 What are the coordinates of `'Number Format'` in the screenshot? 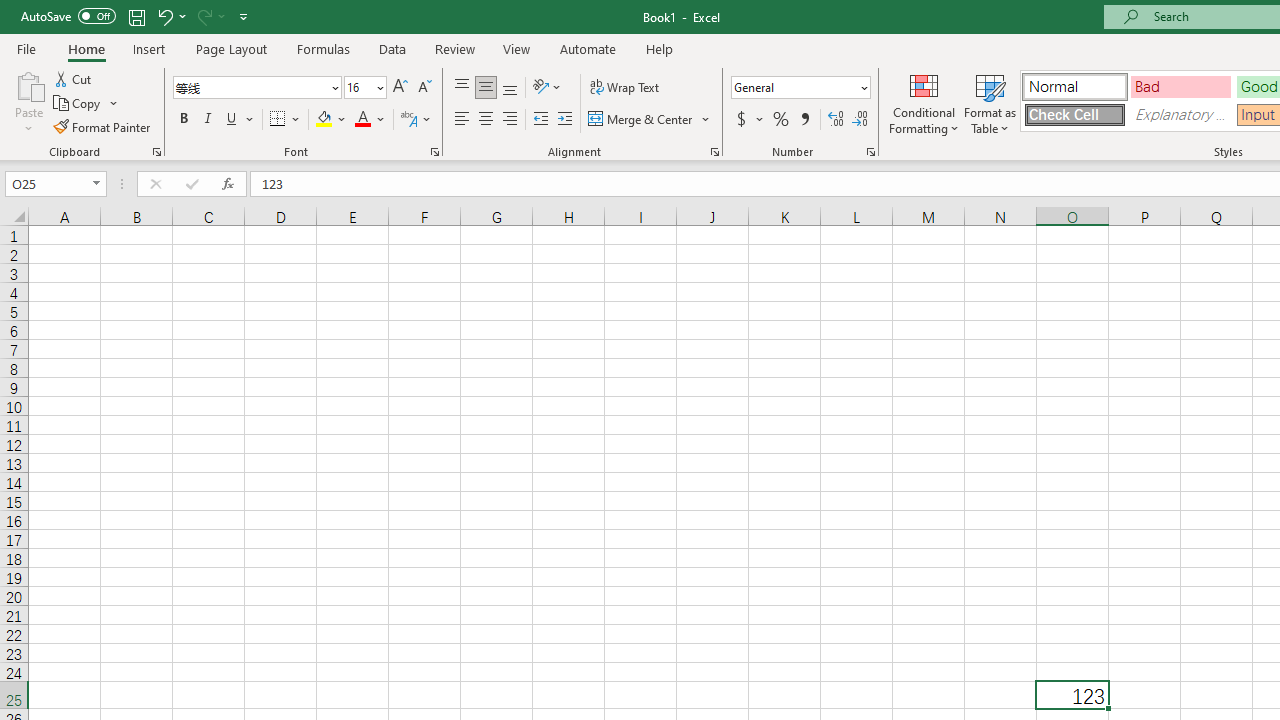 It's located at (793, 86).